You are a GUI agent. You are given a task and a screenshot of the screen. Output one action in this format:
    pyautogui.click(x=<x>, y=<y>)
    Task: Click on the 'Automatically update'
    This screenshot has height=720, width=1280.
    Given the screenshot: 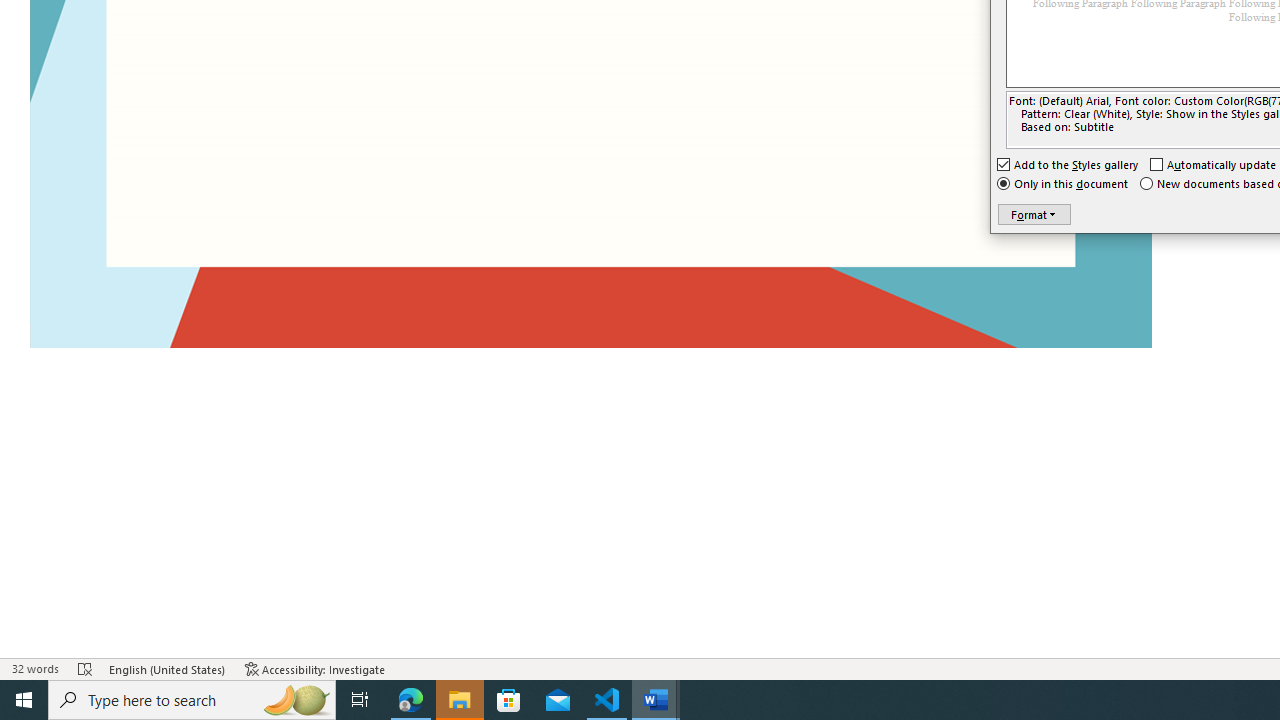 What is the action you would take?
    pyautogui.click(x=1213, y=163)
    